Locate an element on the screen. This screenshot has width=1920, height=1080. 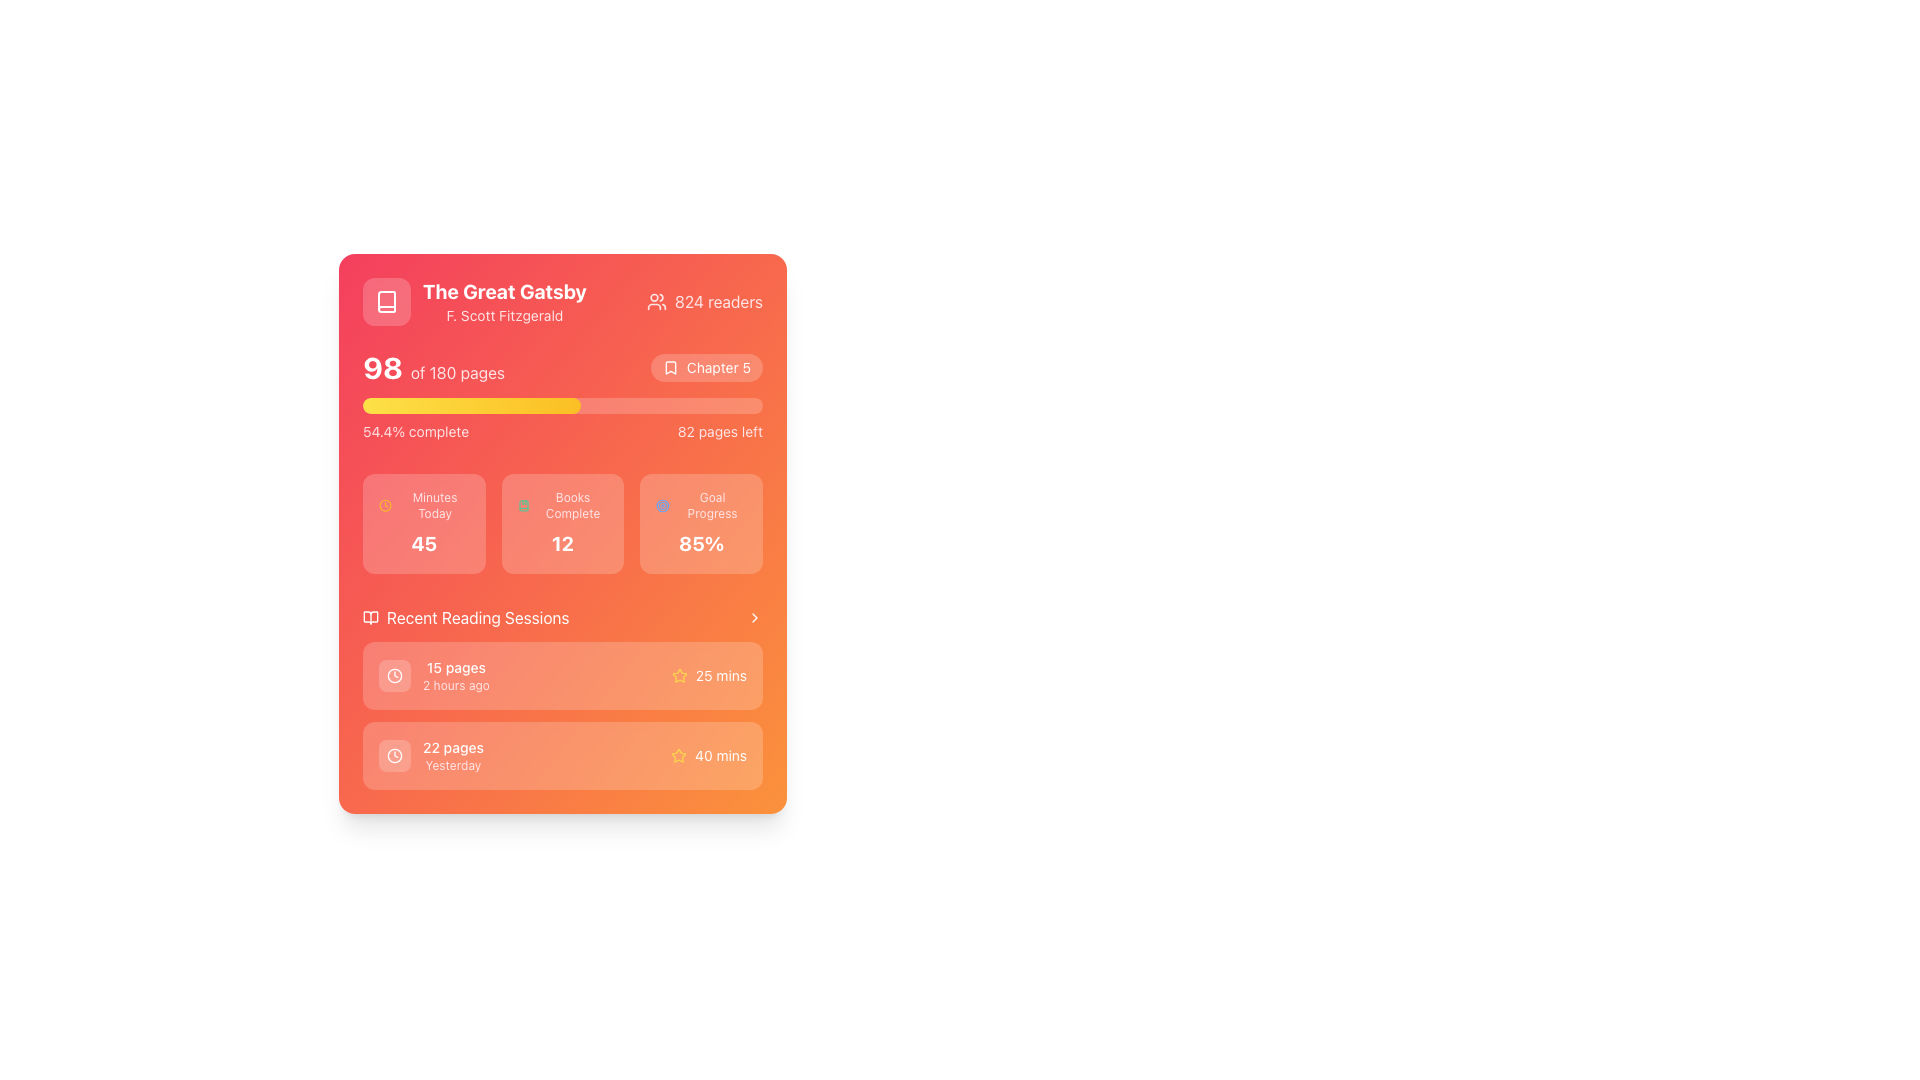
the 'Books Complete' label is located at coordinates (561, 504).